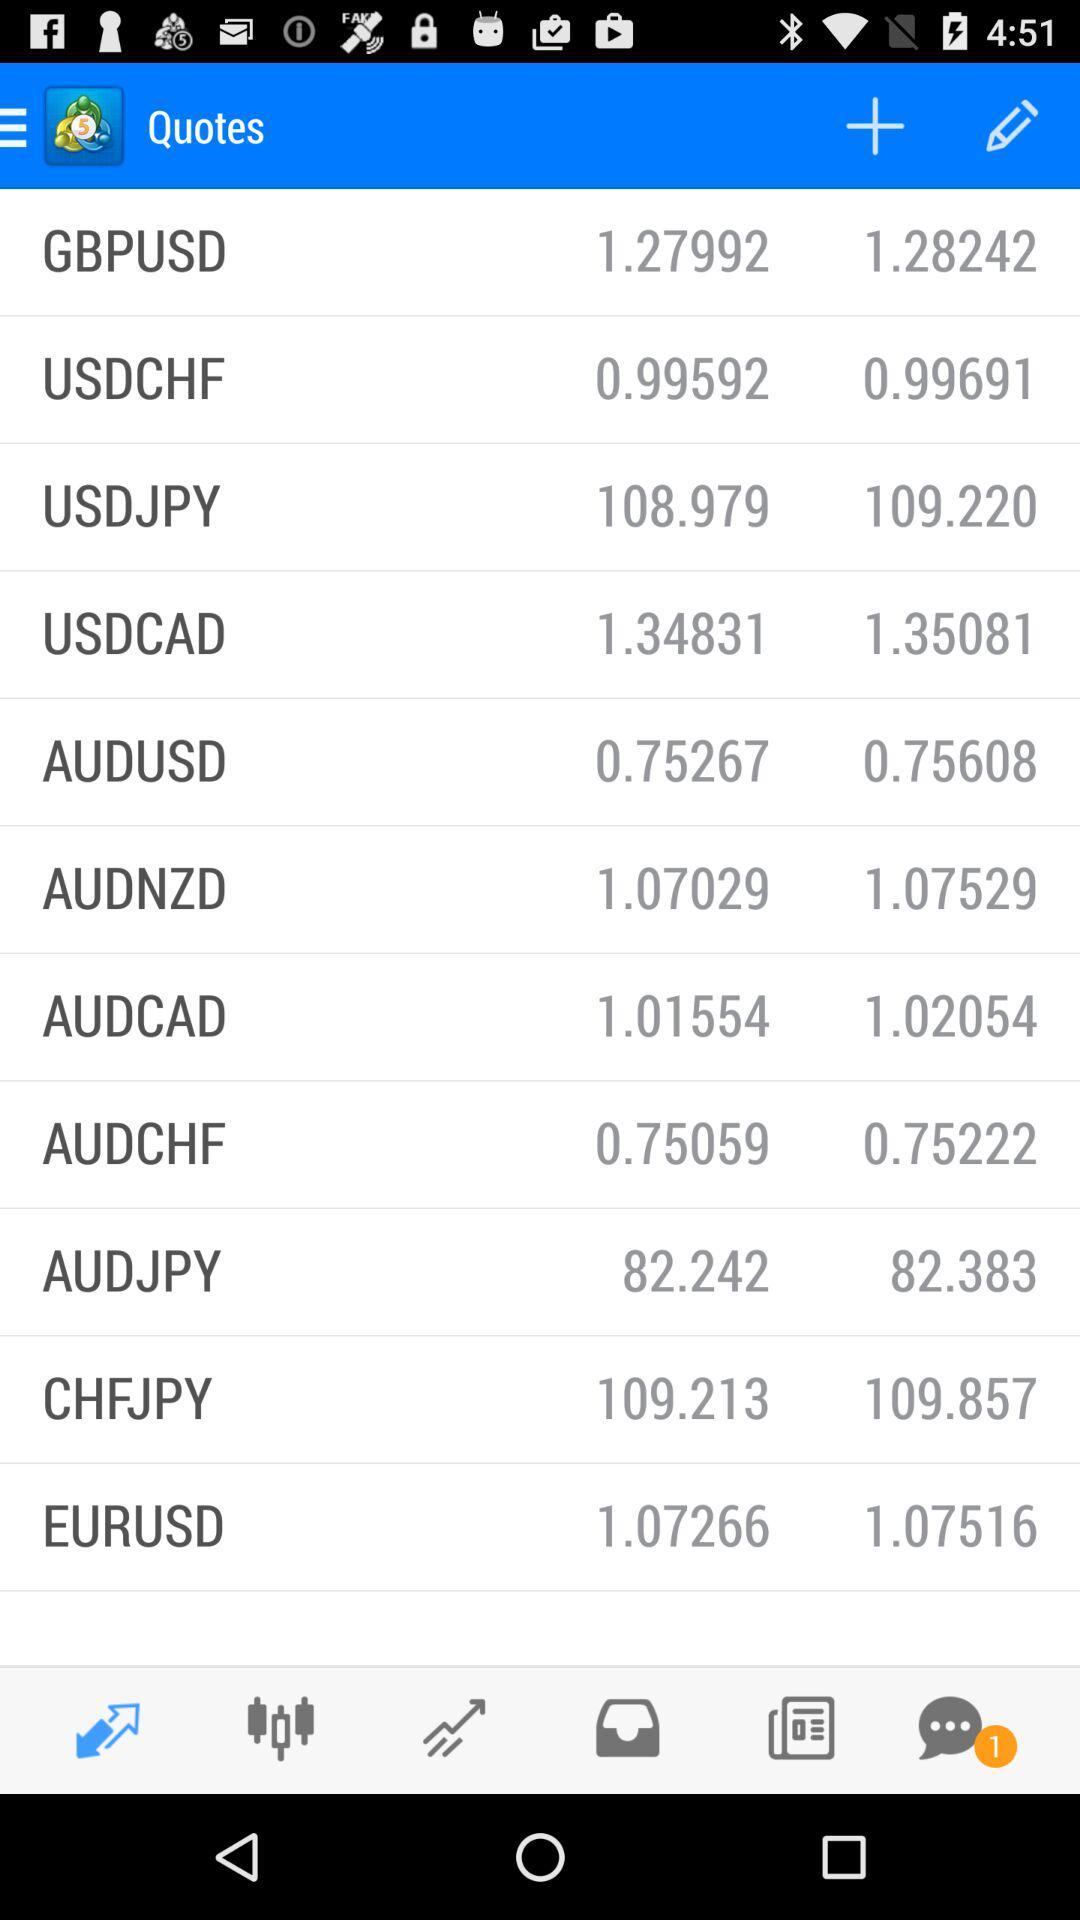 The height and width of the screenshot is (1920, 1080). I want to click on the chat icon, so click(949, 1848).